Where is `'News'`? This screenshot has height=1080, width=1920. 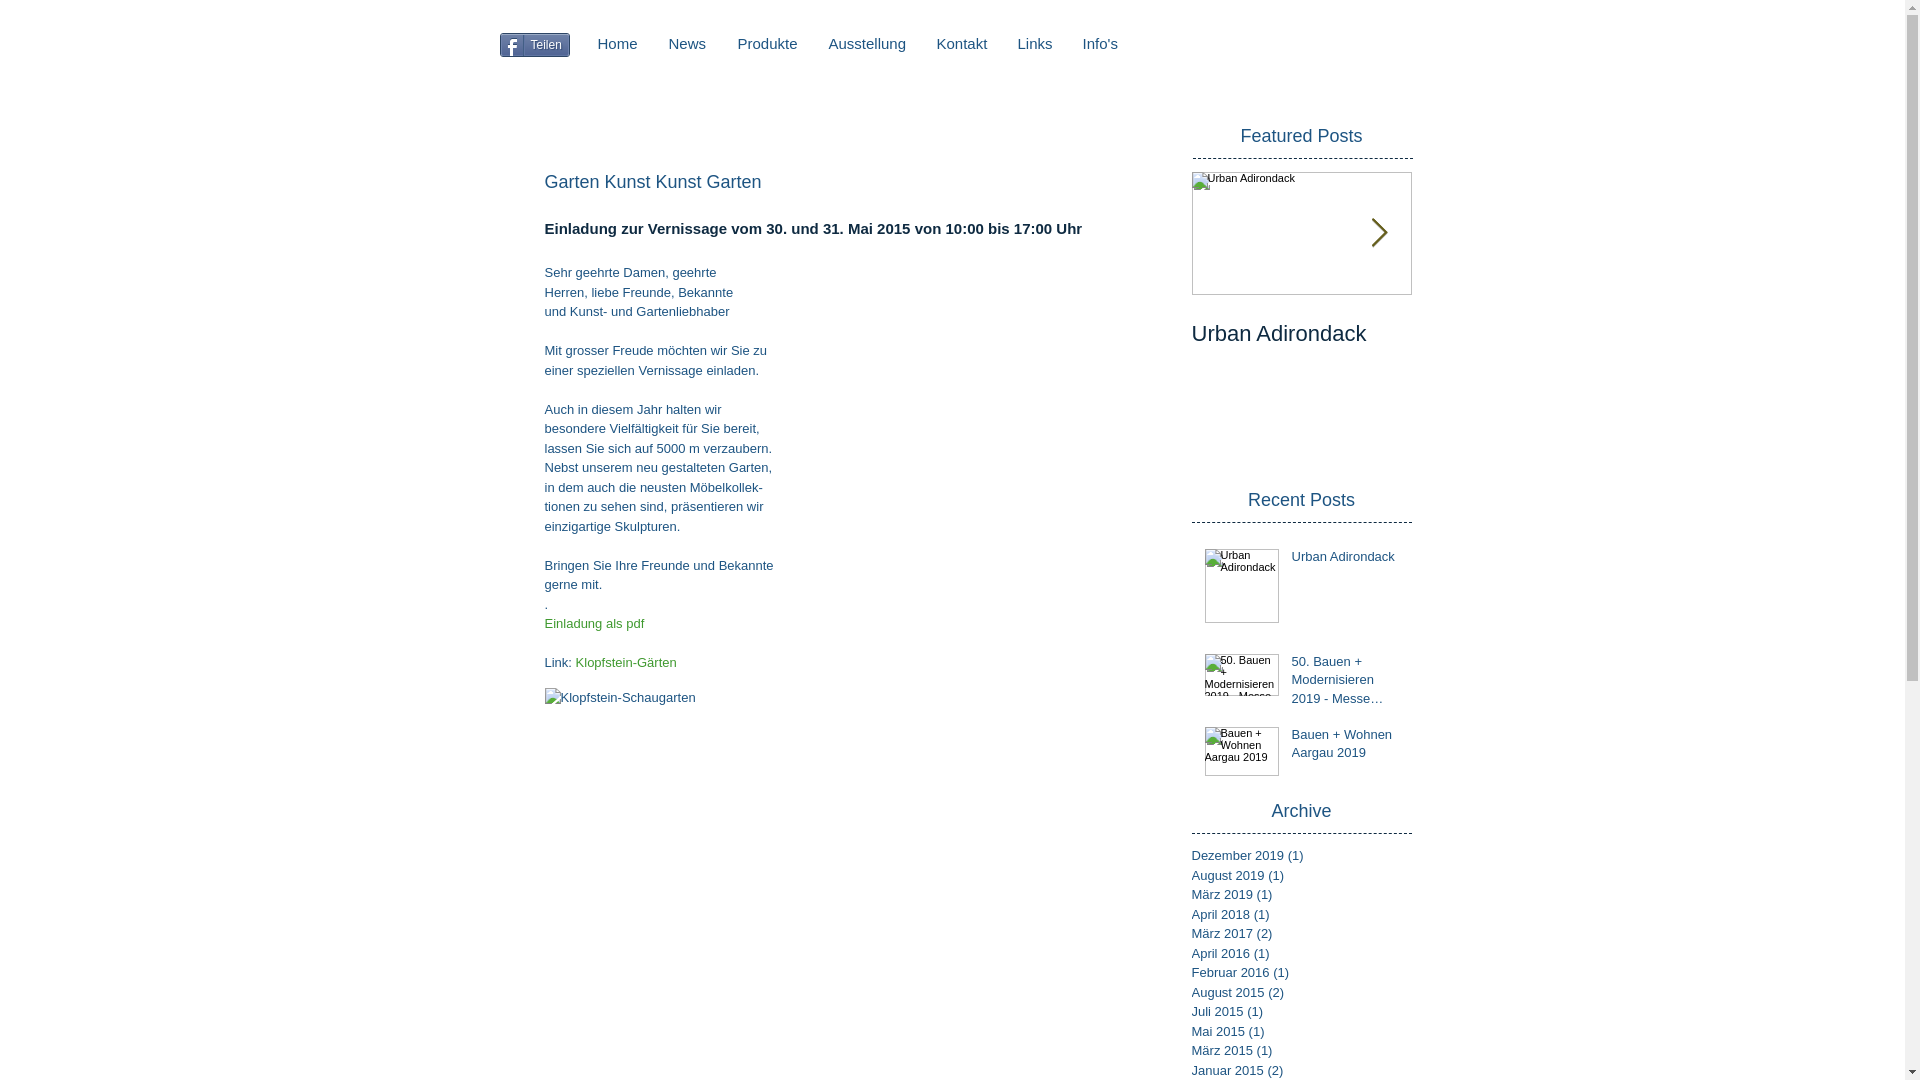
'News' is located at coordinates (688, 42).